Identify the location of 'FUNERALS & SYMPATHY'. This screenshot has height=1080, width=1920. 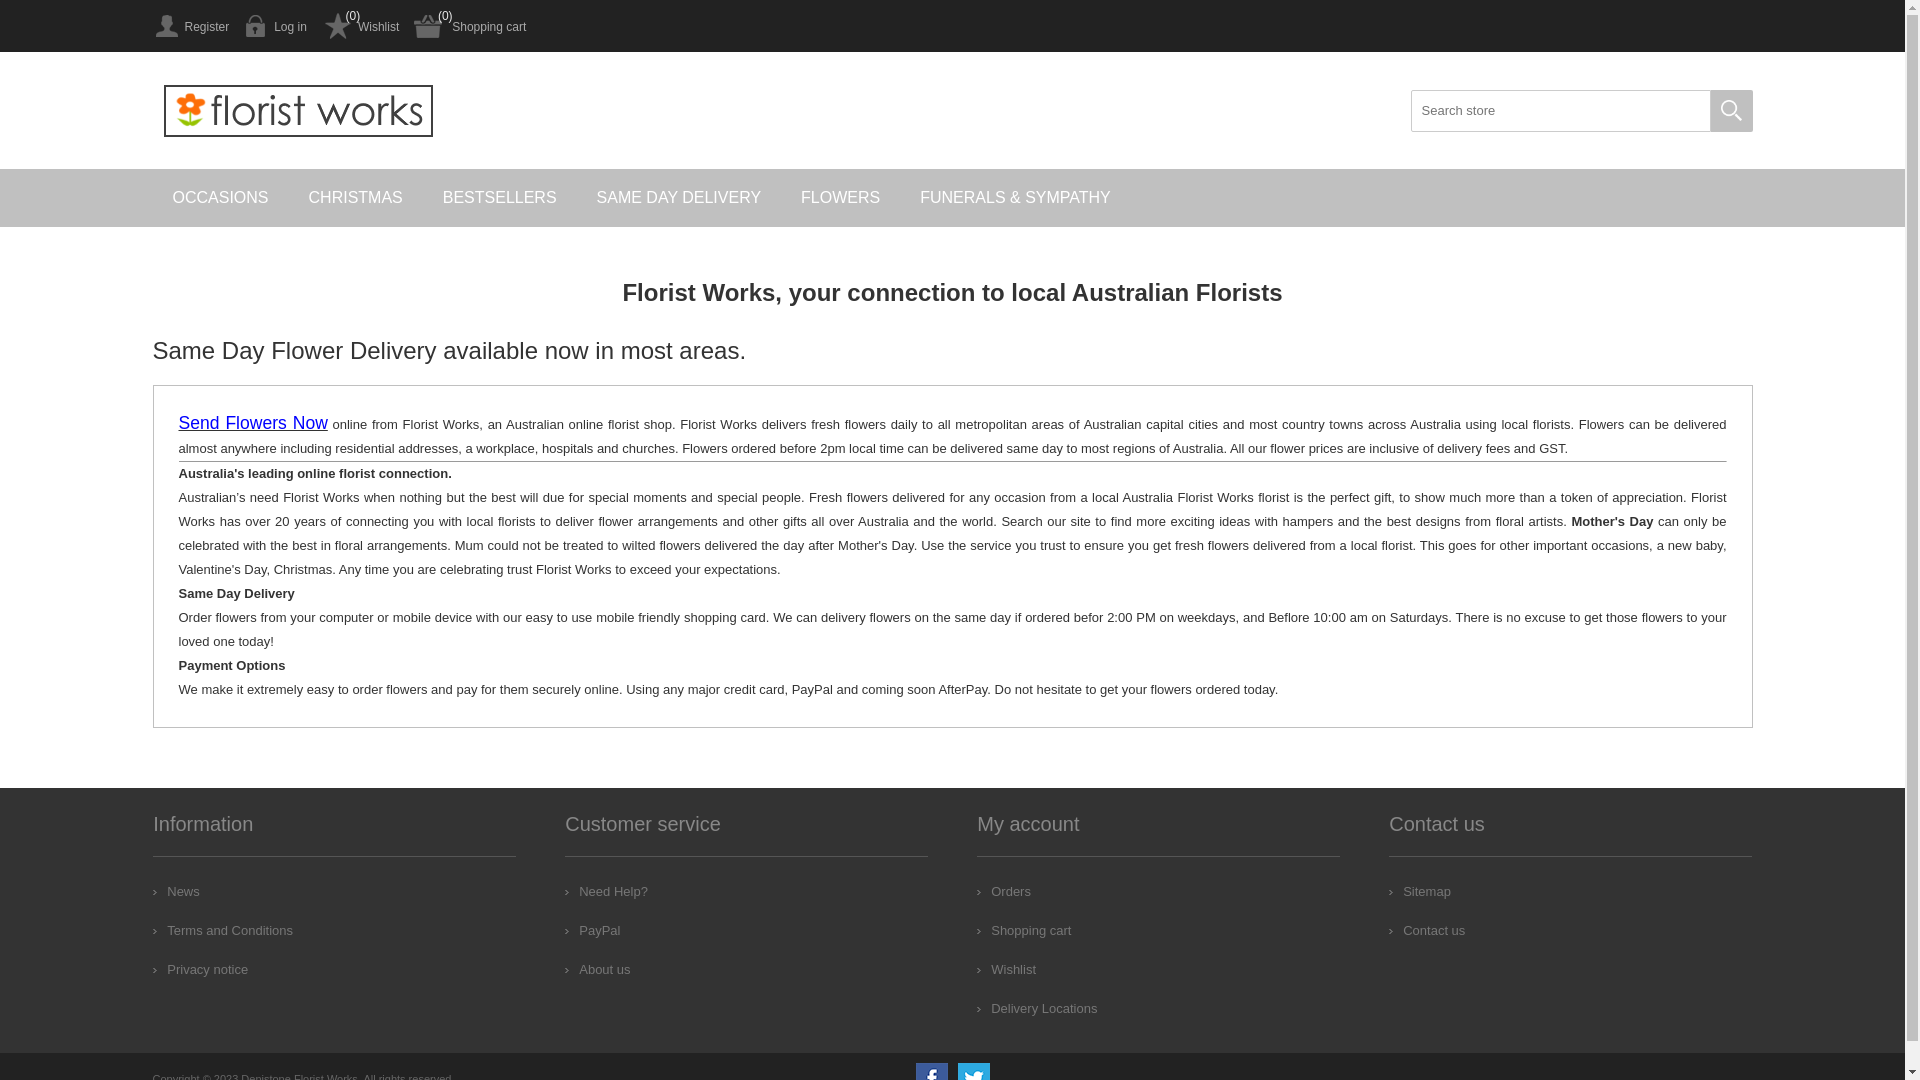
(1015, 197).